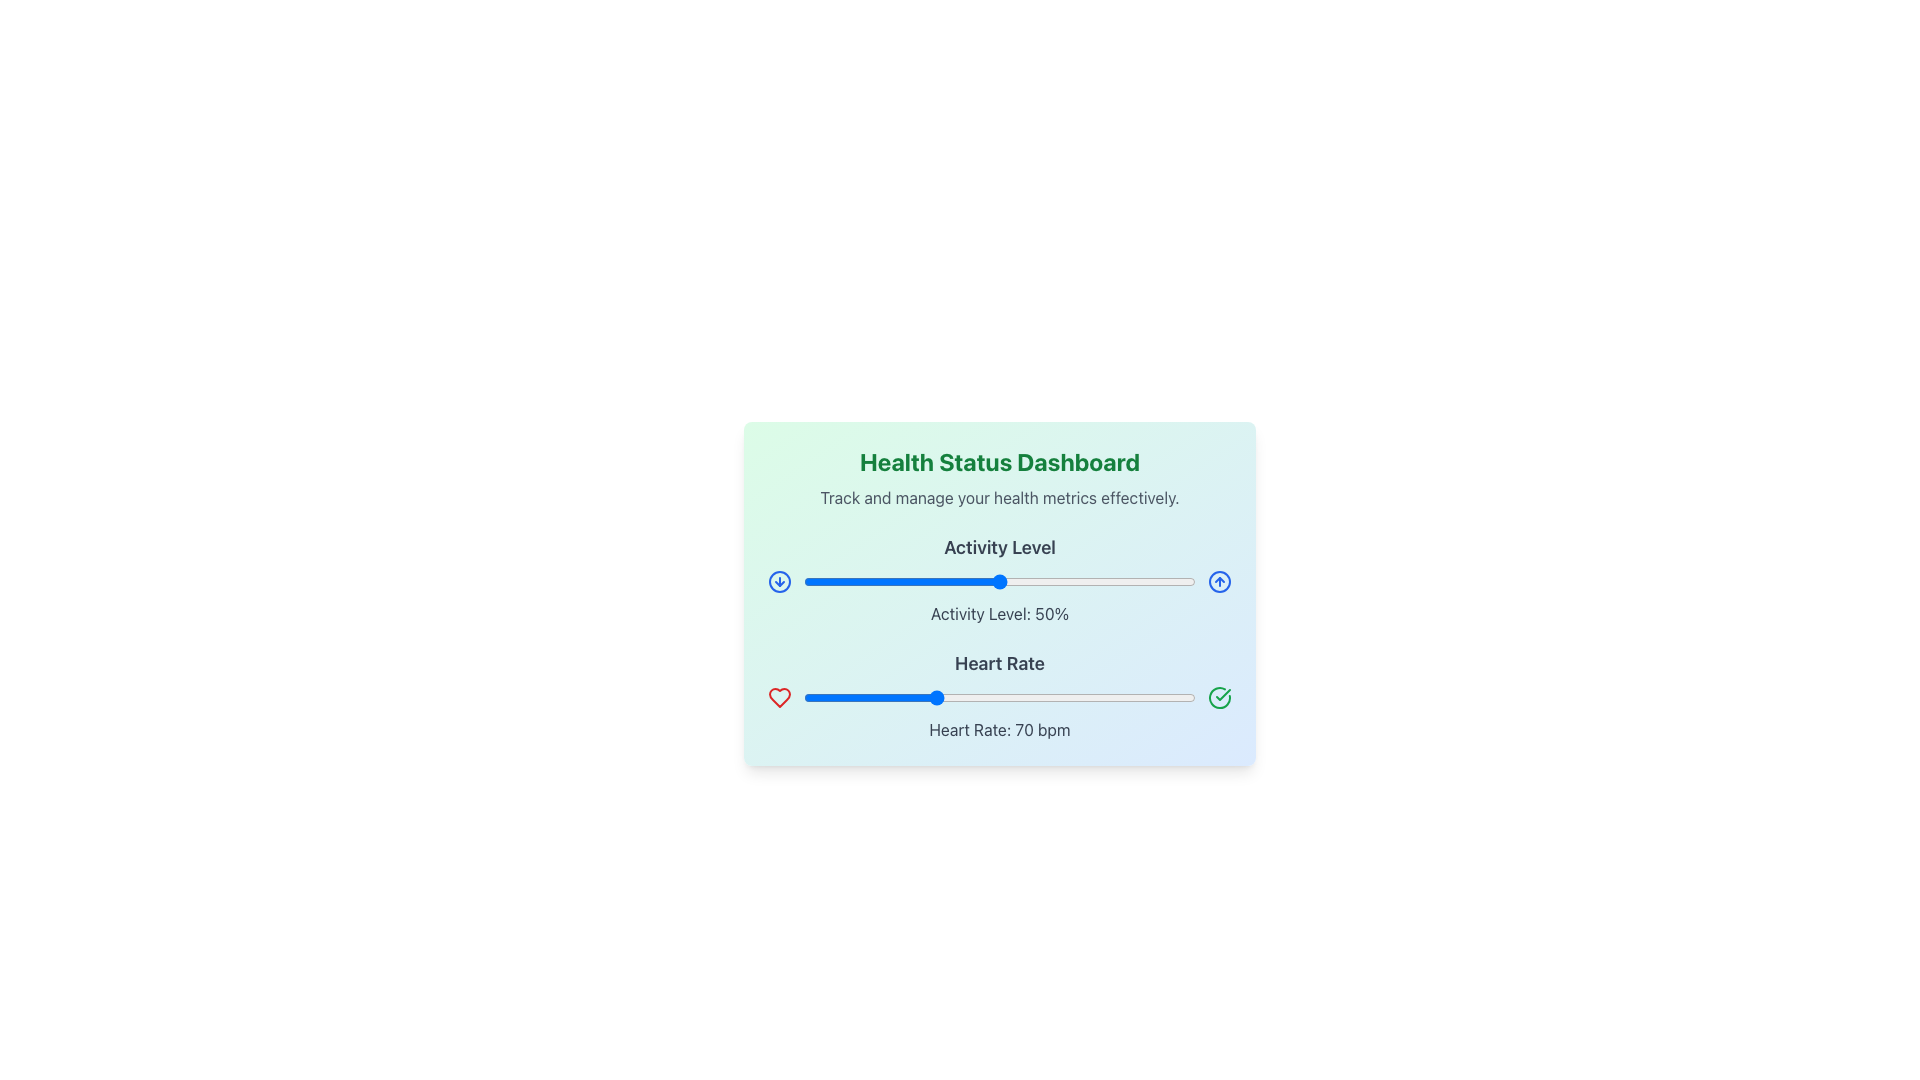  Describe the element at coordinates (930, 697) in the screenshot. I see `heart rate` at that location.